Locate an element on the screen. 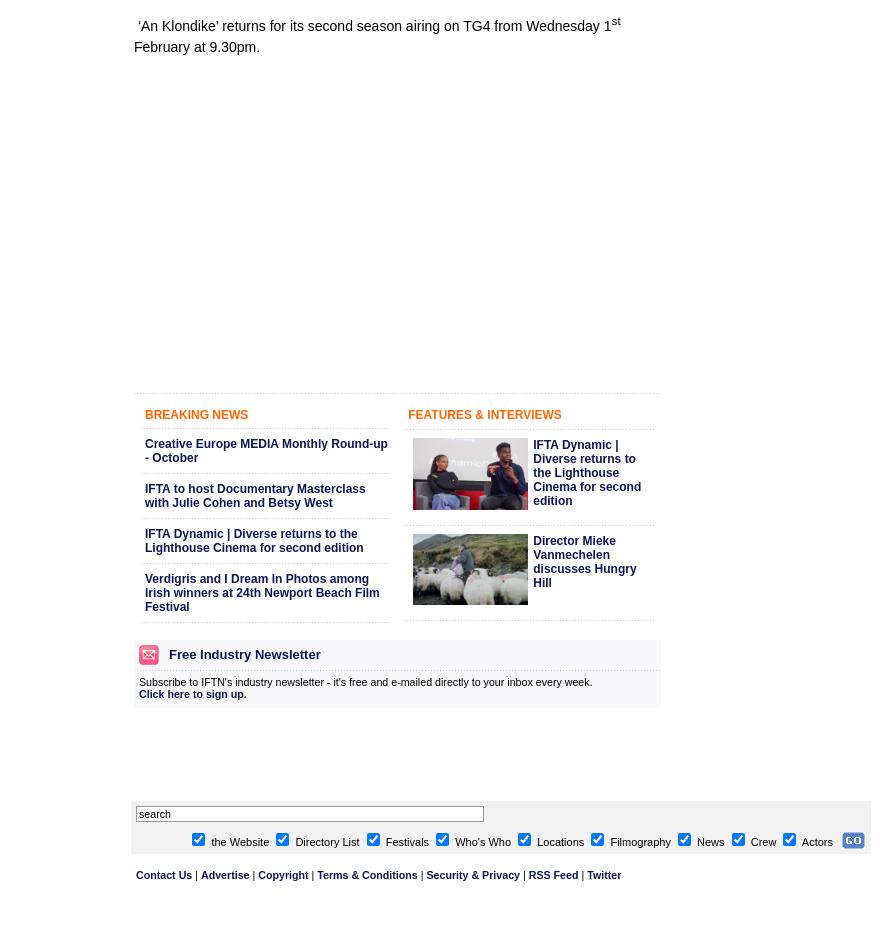  'Who's Who' is located at coordinates (450, 840).